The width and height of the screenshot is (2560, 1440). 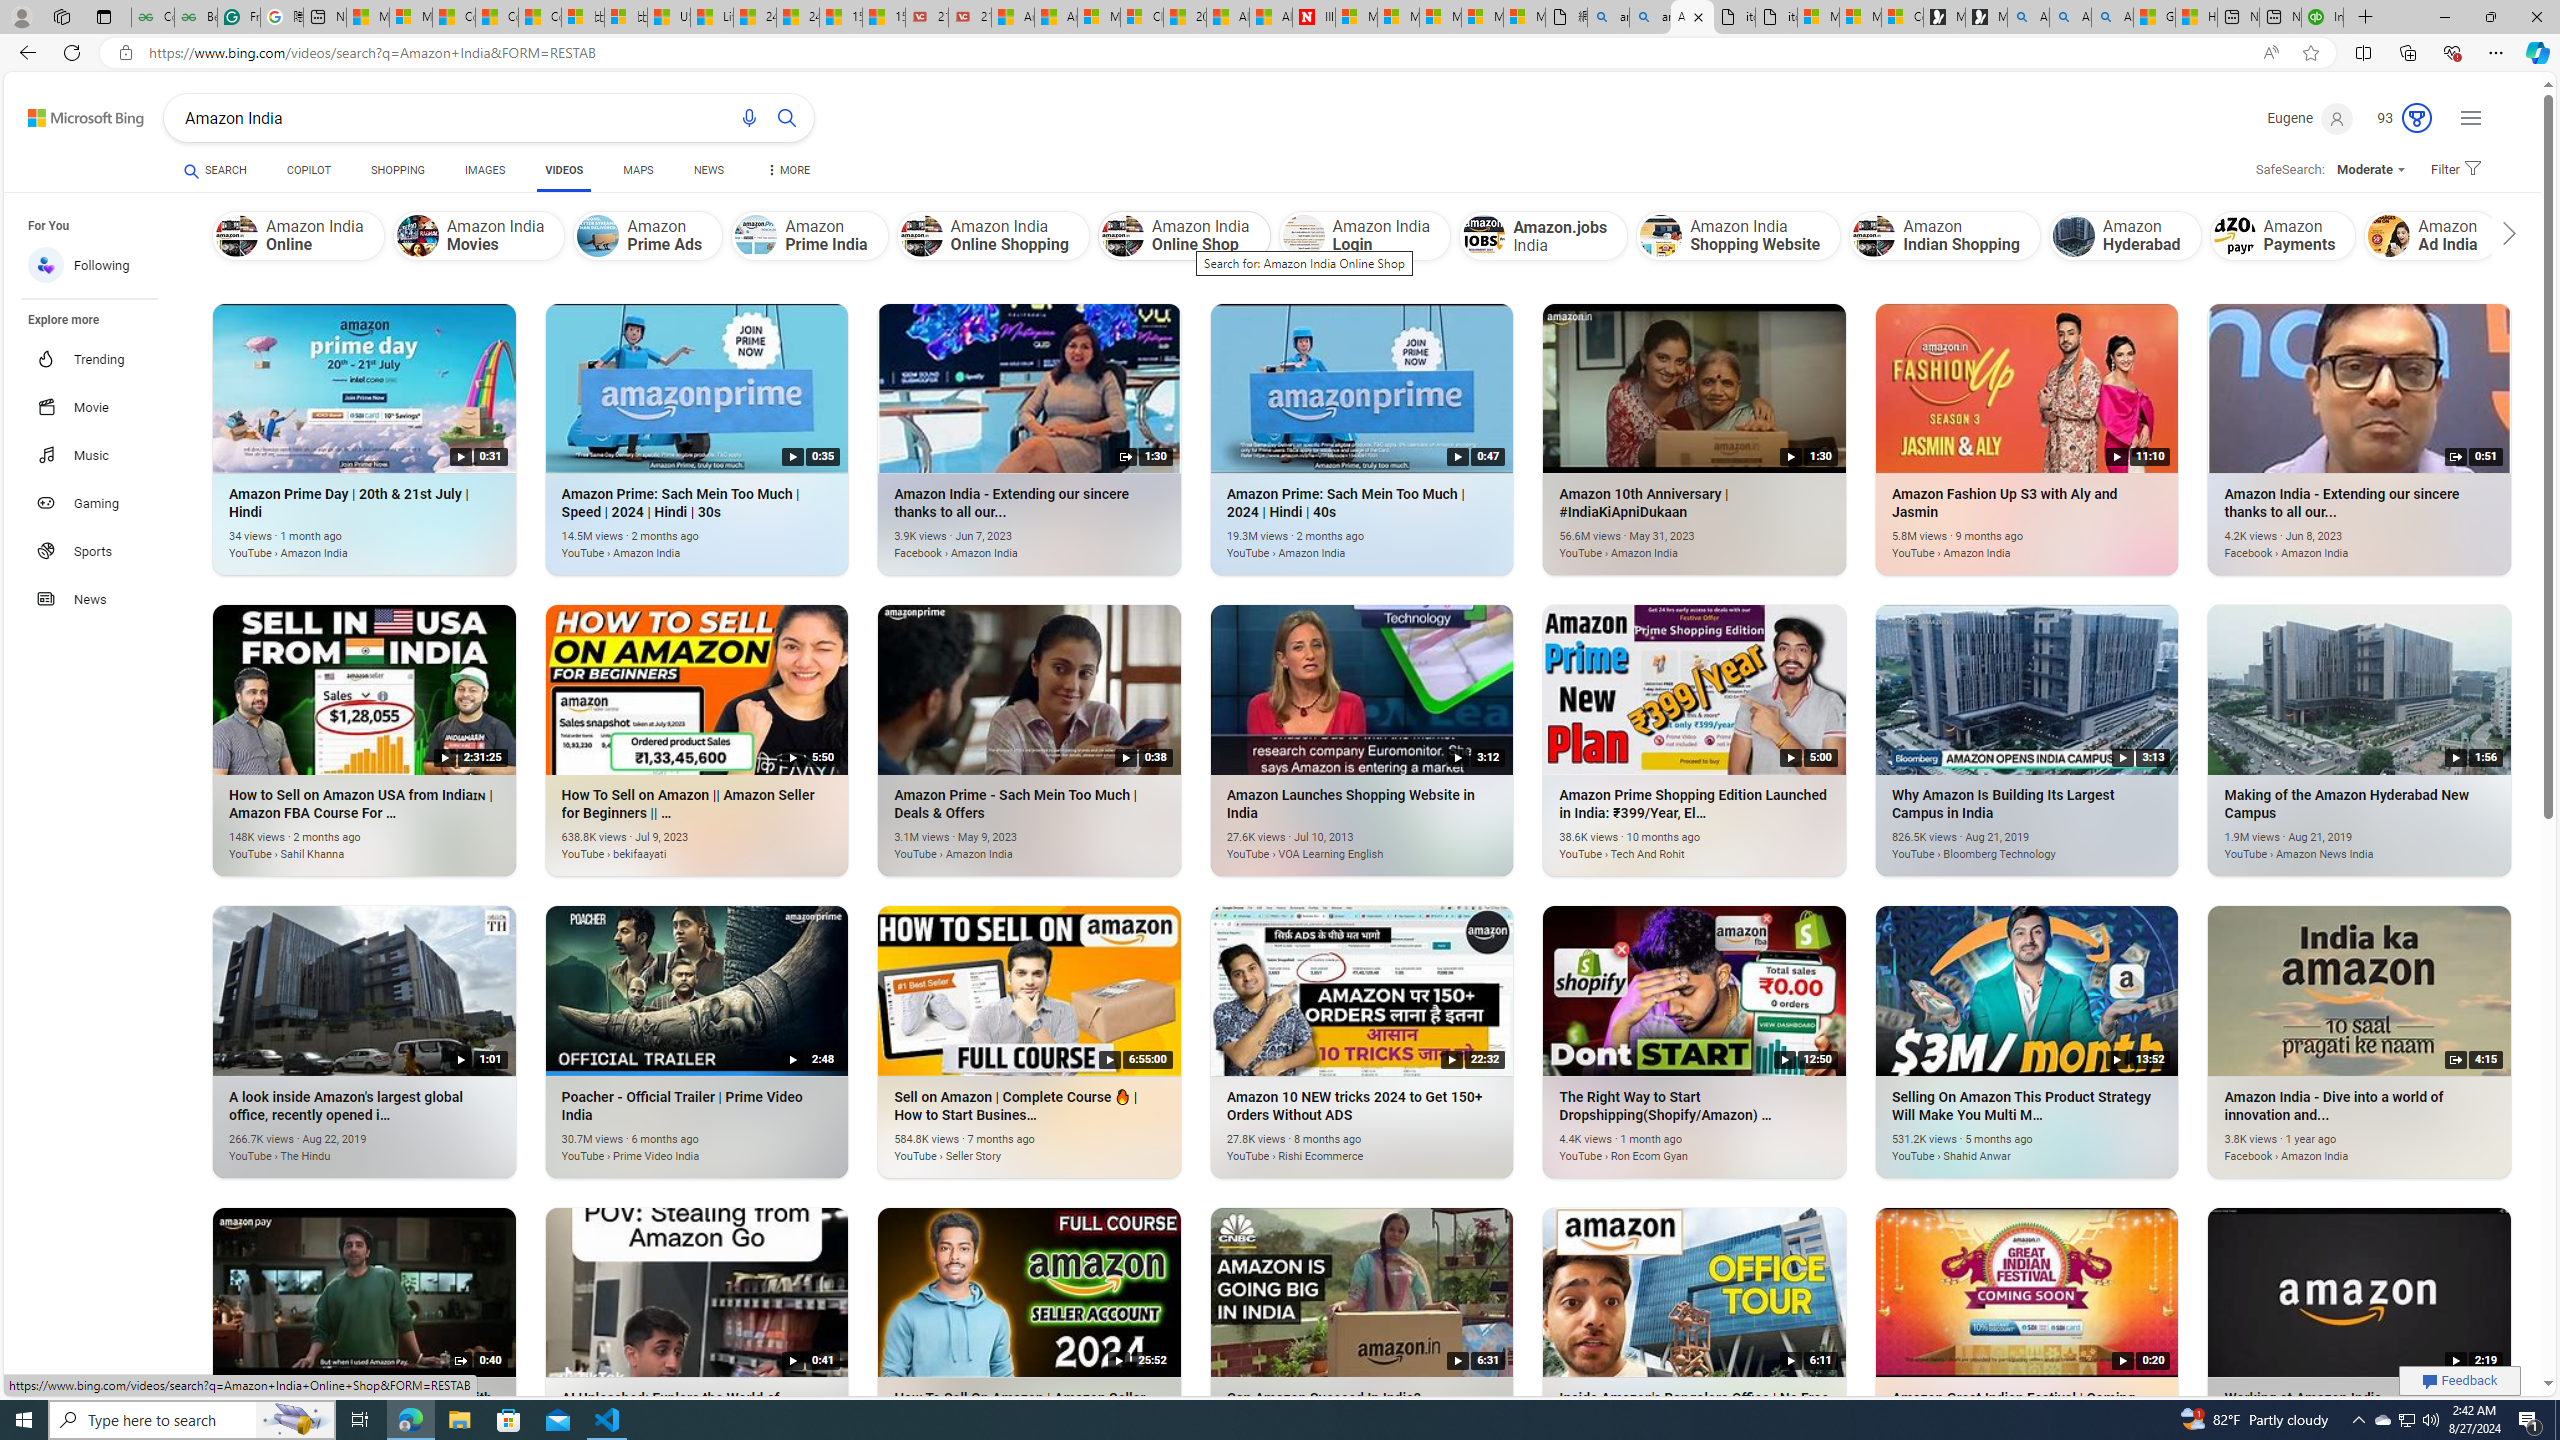 I want to click on 'AutomationID: rh_meter', so click(x=2416, y=118).